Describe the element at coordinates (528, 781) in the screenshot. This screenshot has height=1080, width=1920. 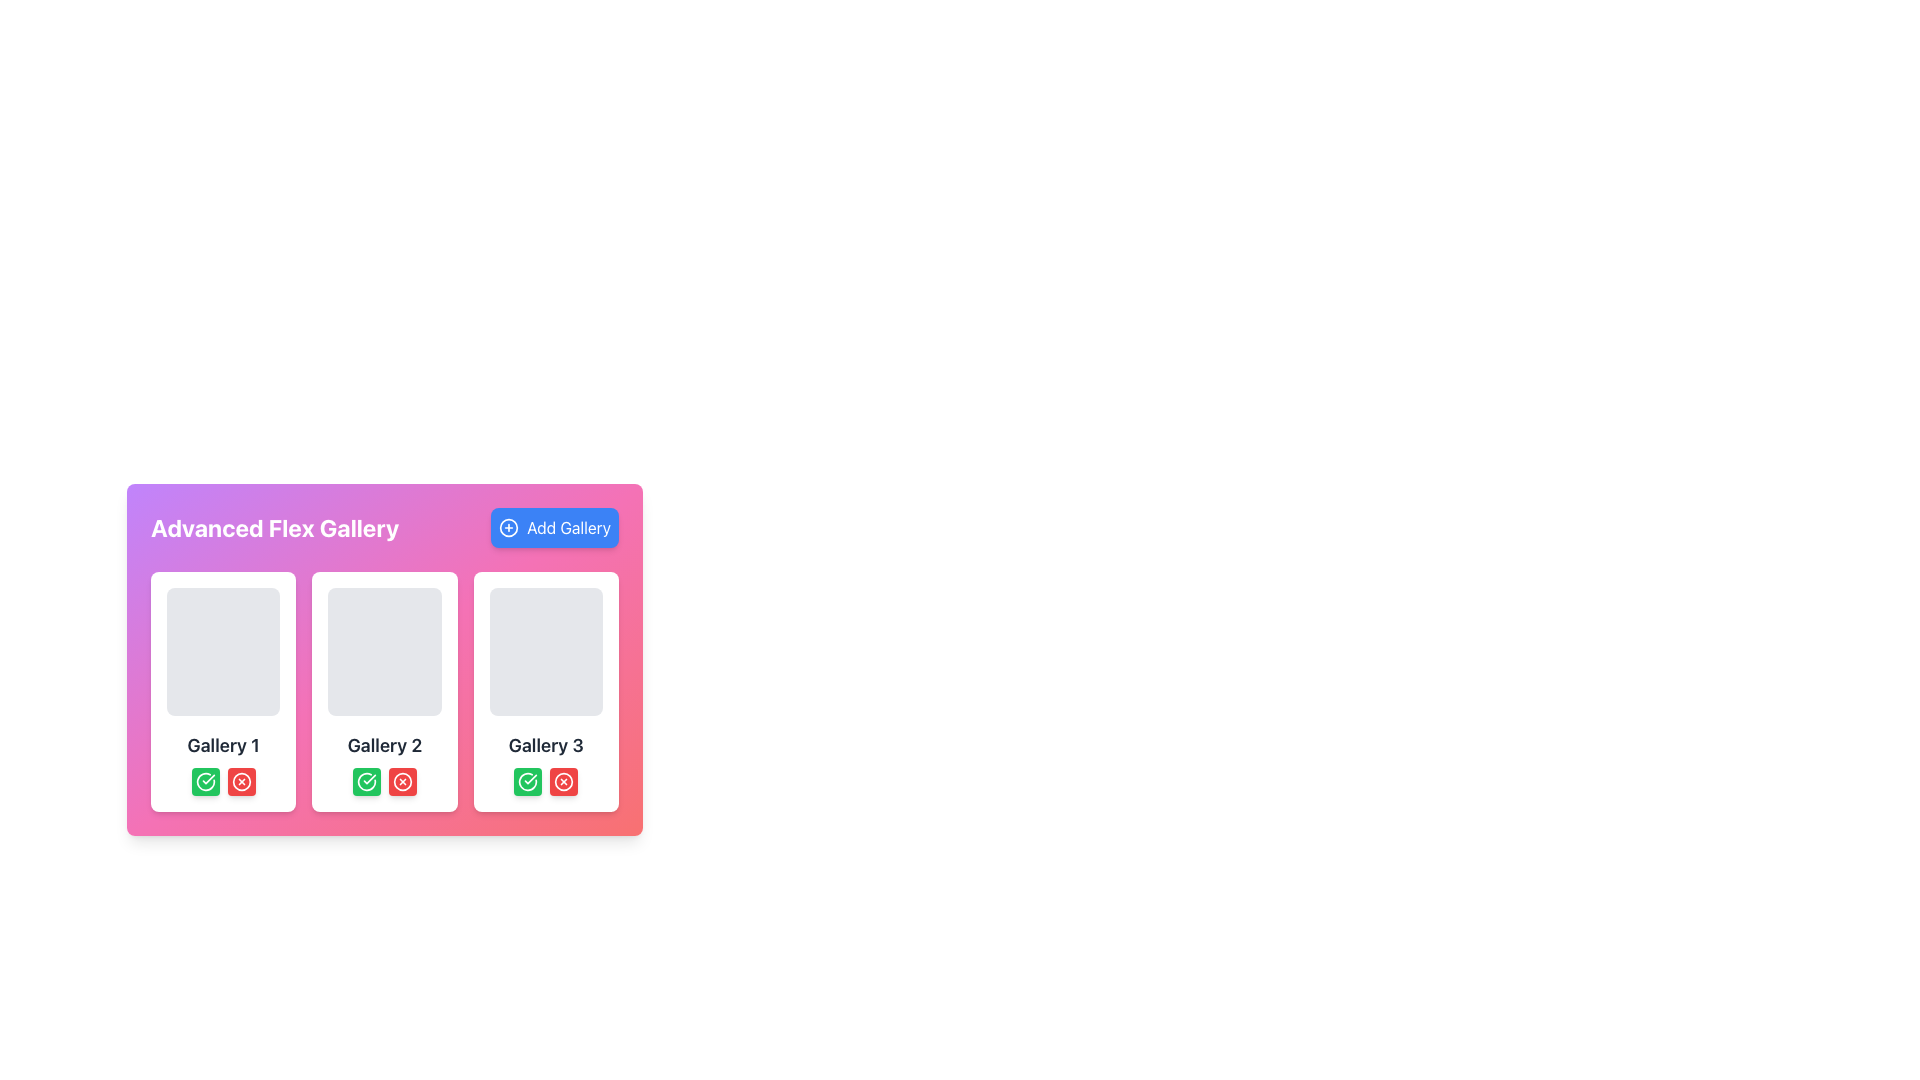
I see `the circular action button with a green border and checkmark inside, located in the bottom-left corner of the 'Gallery 3' card` at that location.